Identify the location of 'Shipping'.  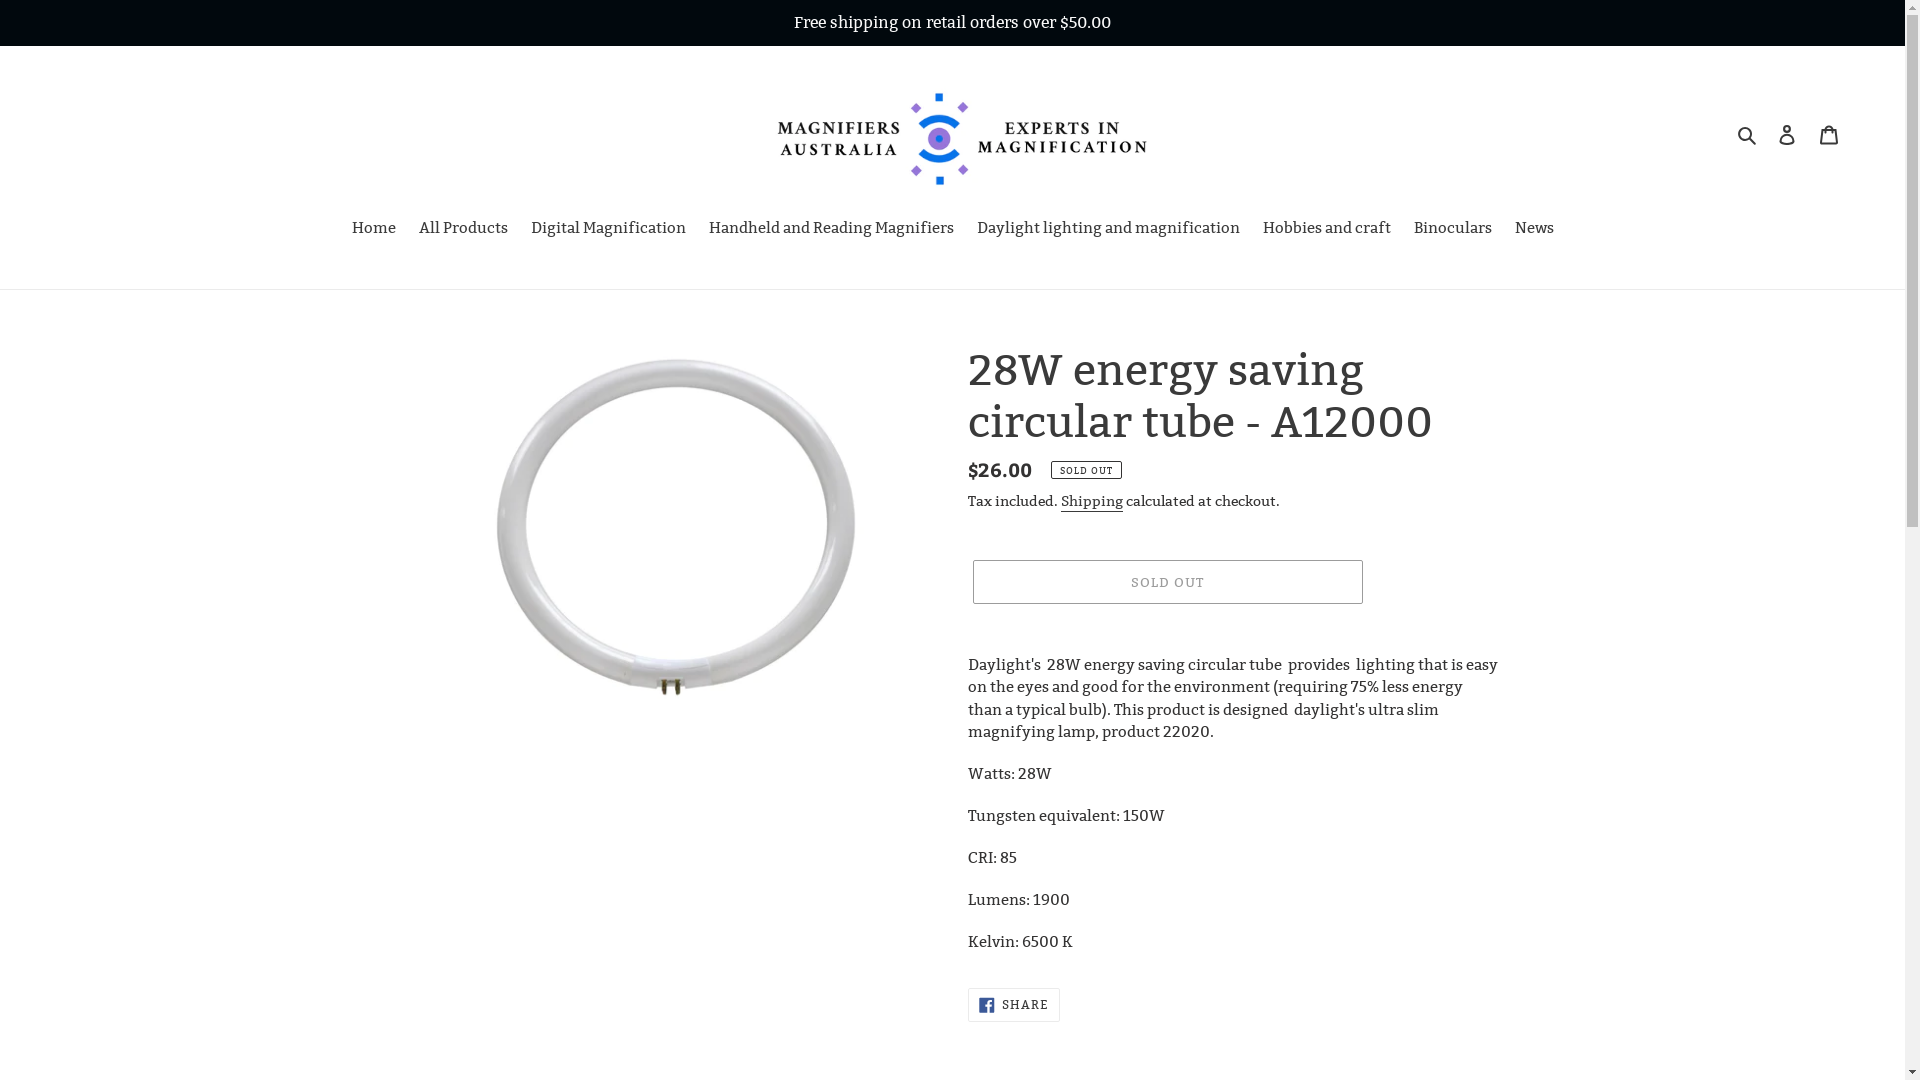
(1059, 500).